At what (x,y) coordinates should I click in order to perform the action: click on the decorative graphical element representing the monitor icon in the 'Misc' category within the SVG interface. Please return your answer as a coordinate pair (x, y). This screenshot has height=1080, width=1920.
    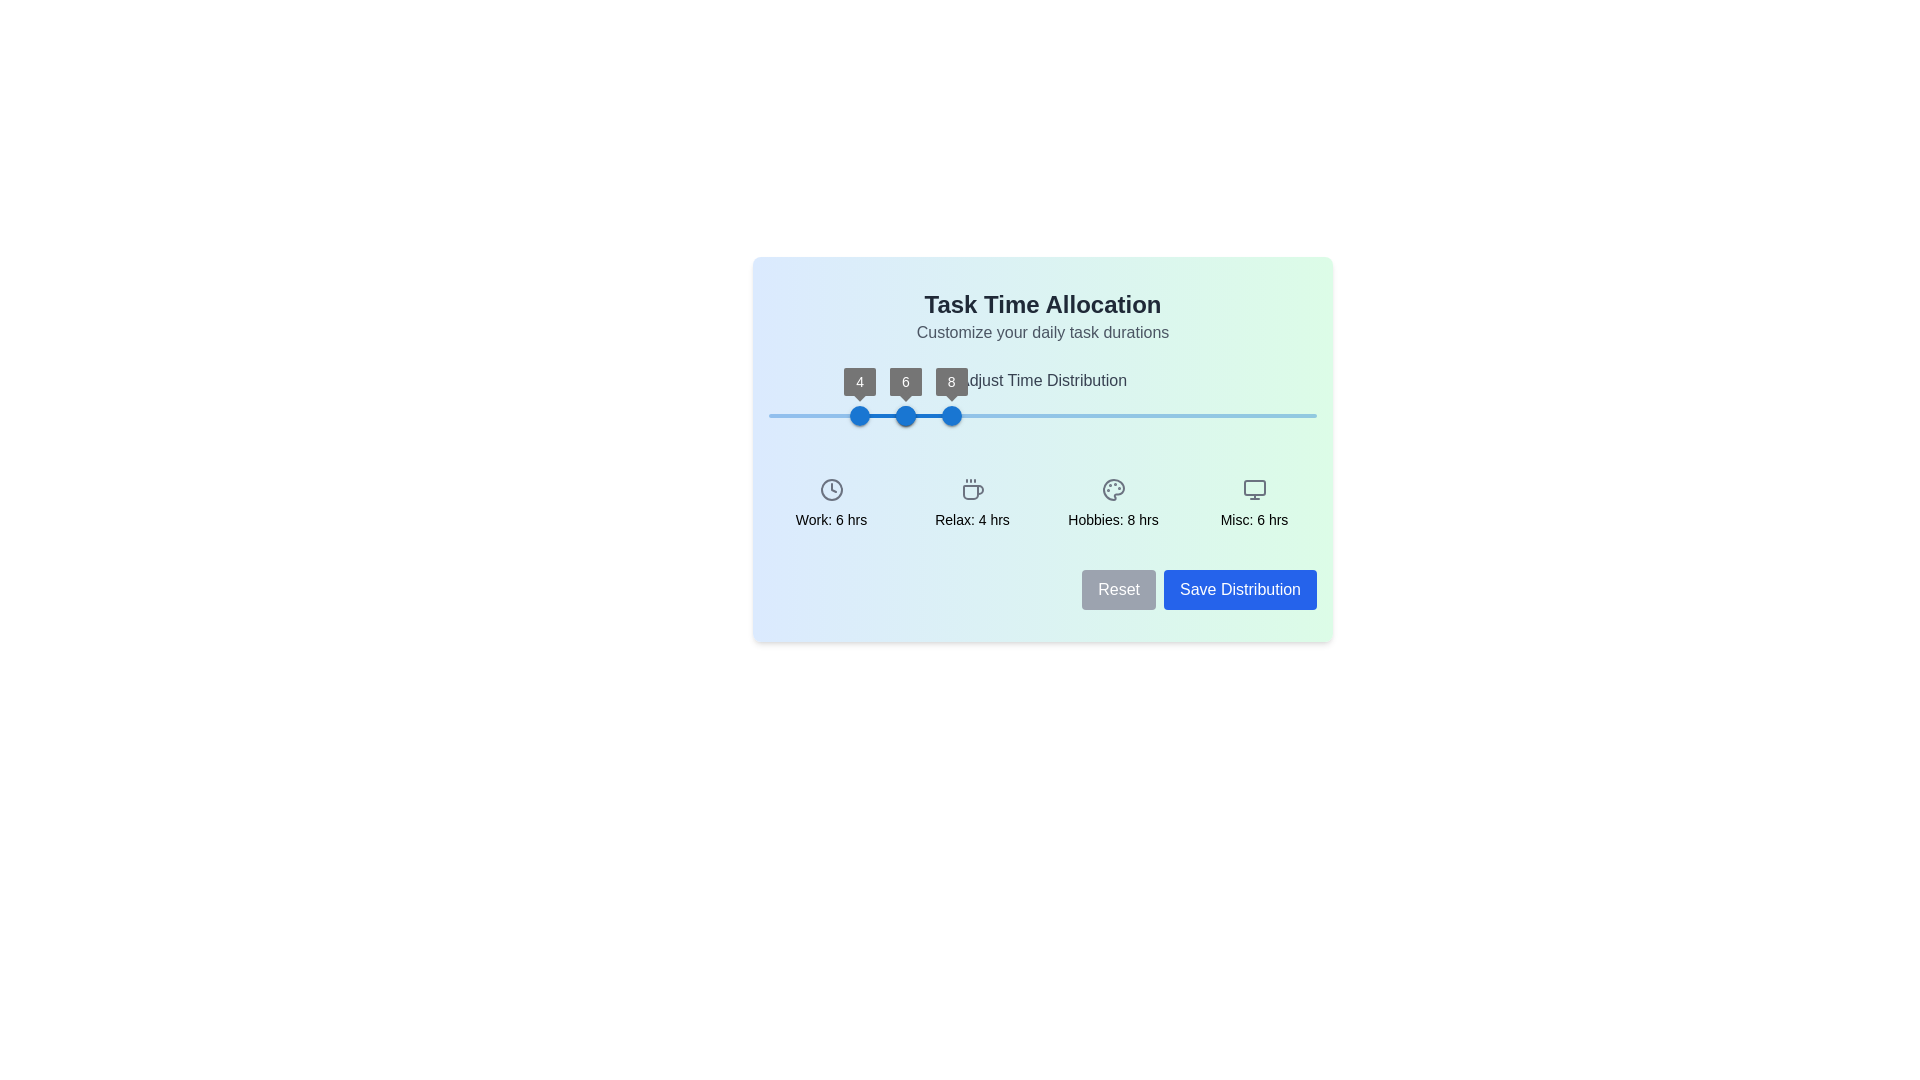
    Looking at the image, I should click on (1253, 488).